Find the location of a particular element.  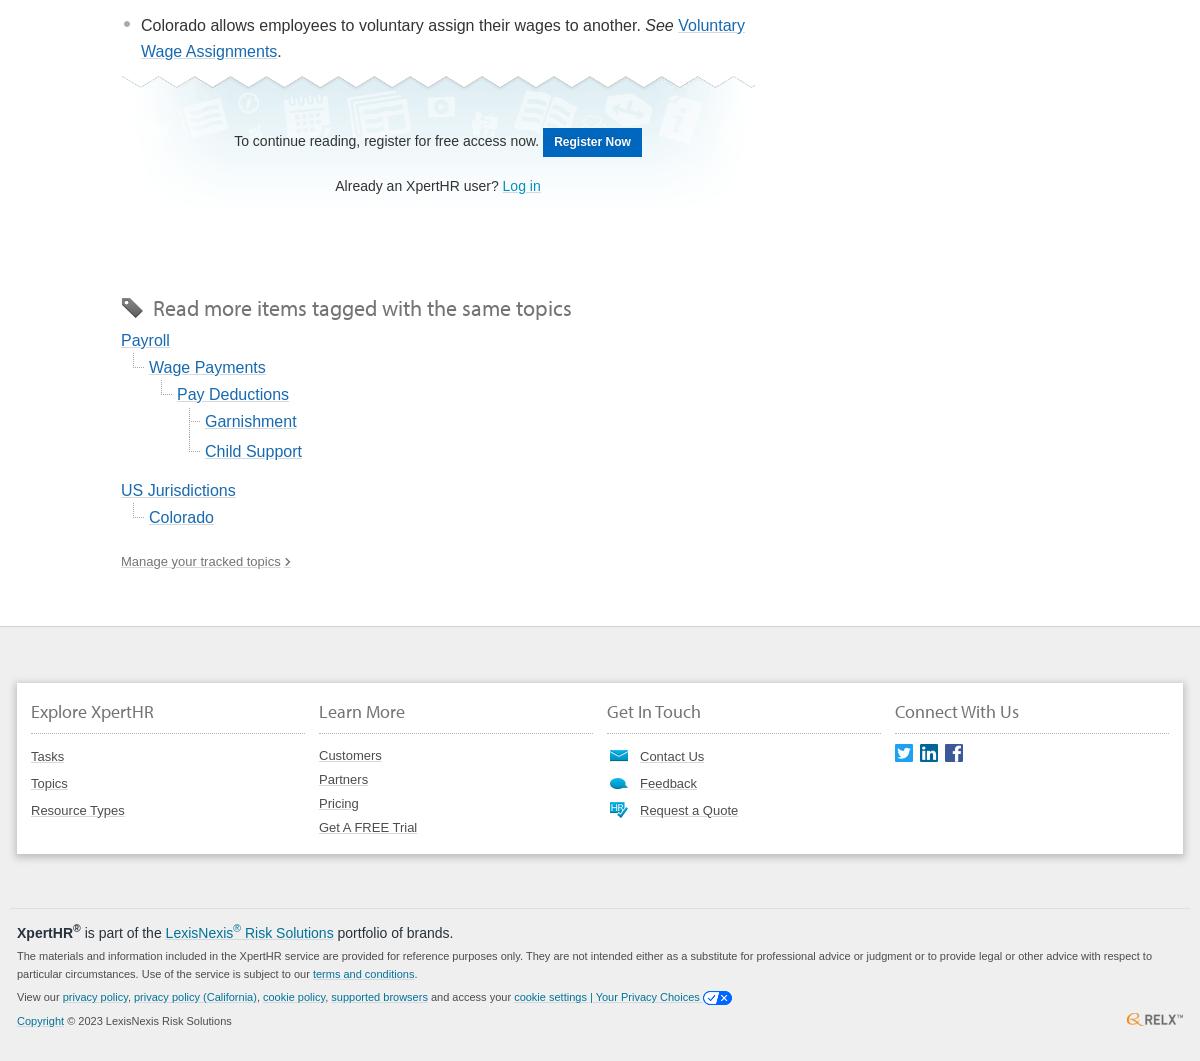

'Already an XpertHR user?' is located at coordinates (418, 184).